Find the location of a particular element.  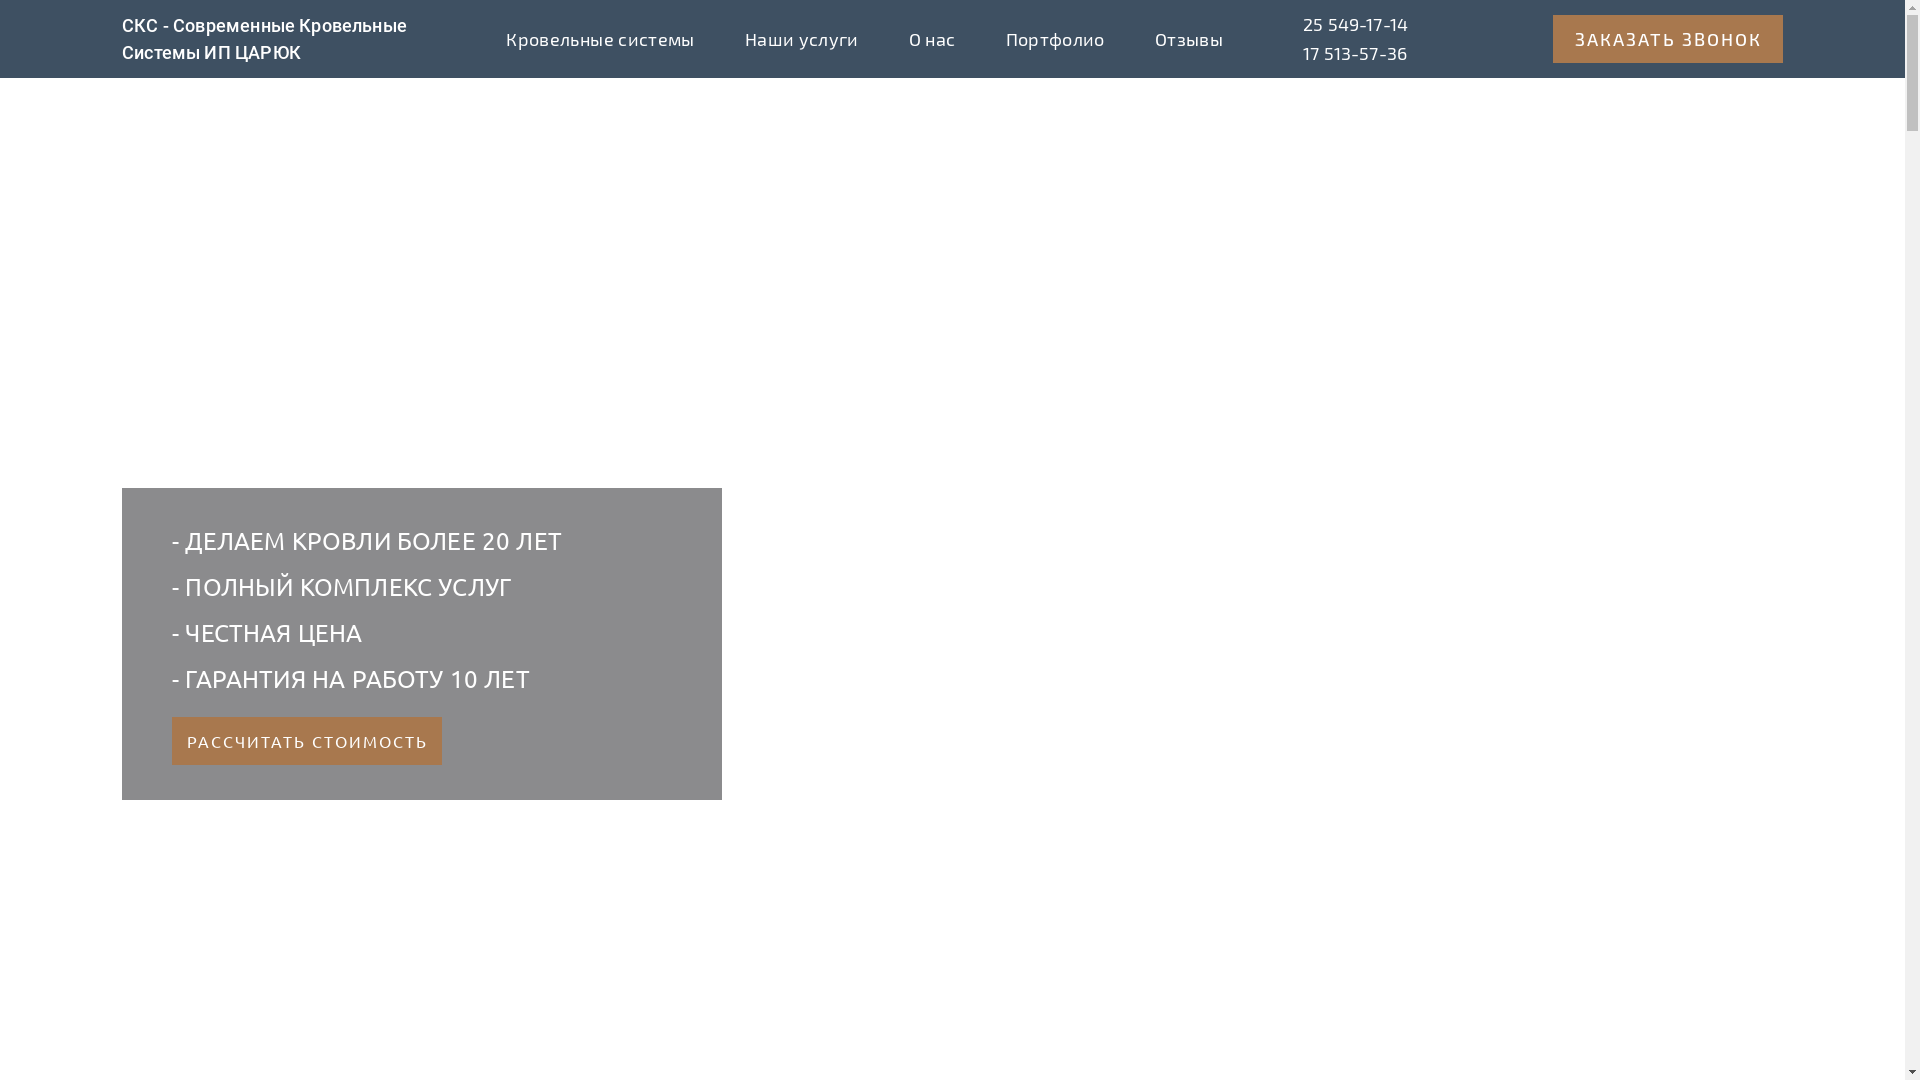

'17 513-57-36' is located at coordinates (1354, 53).